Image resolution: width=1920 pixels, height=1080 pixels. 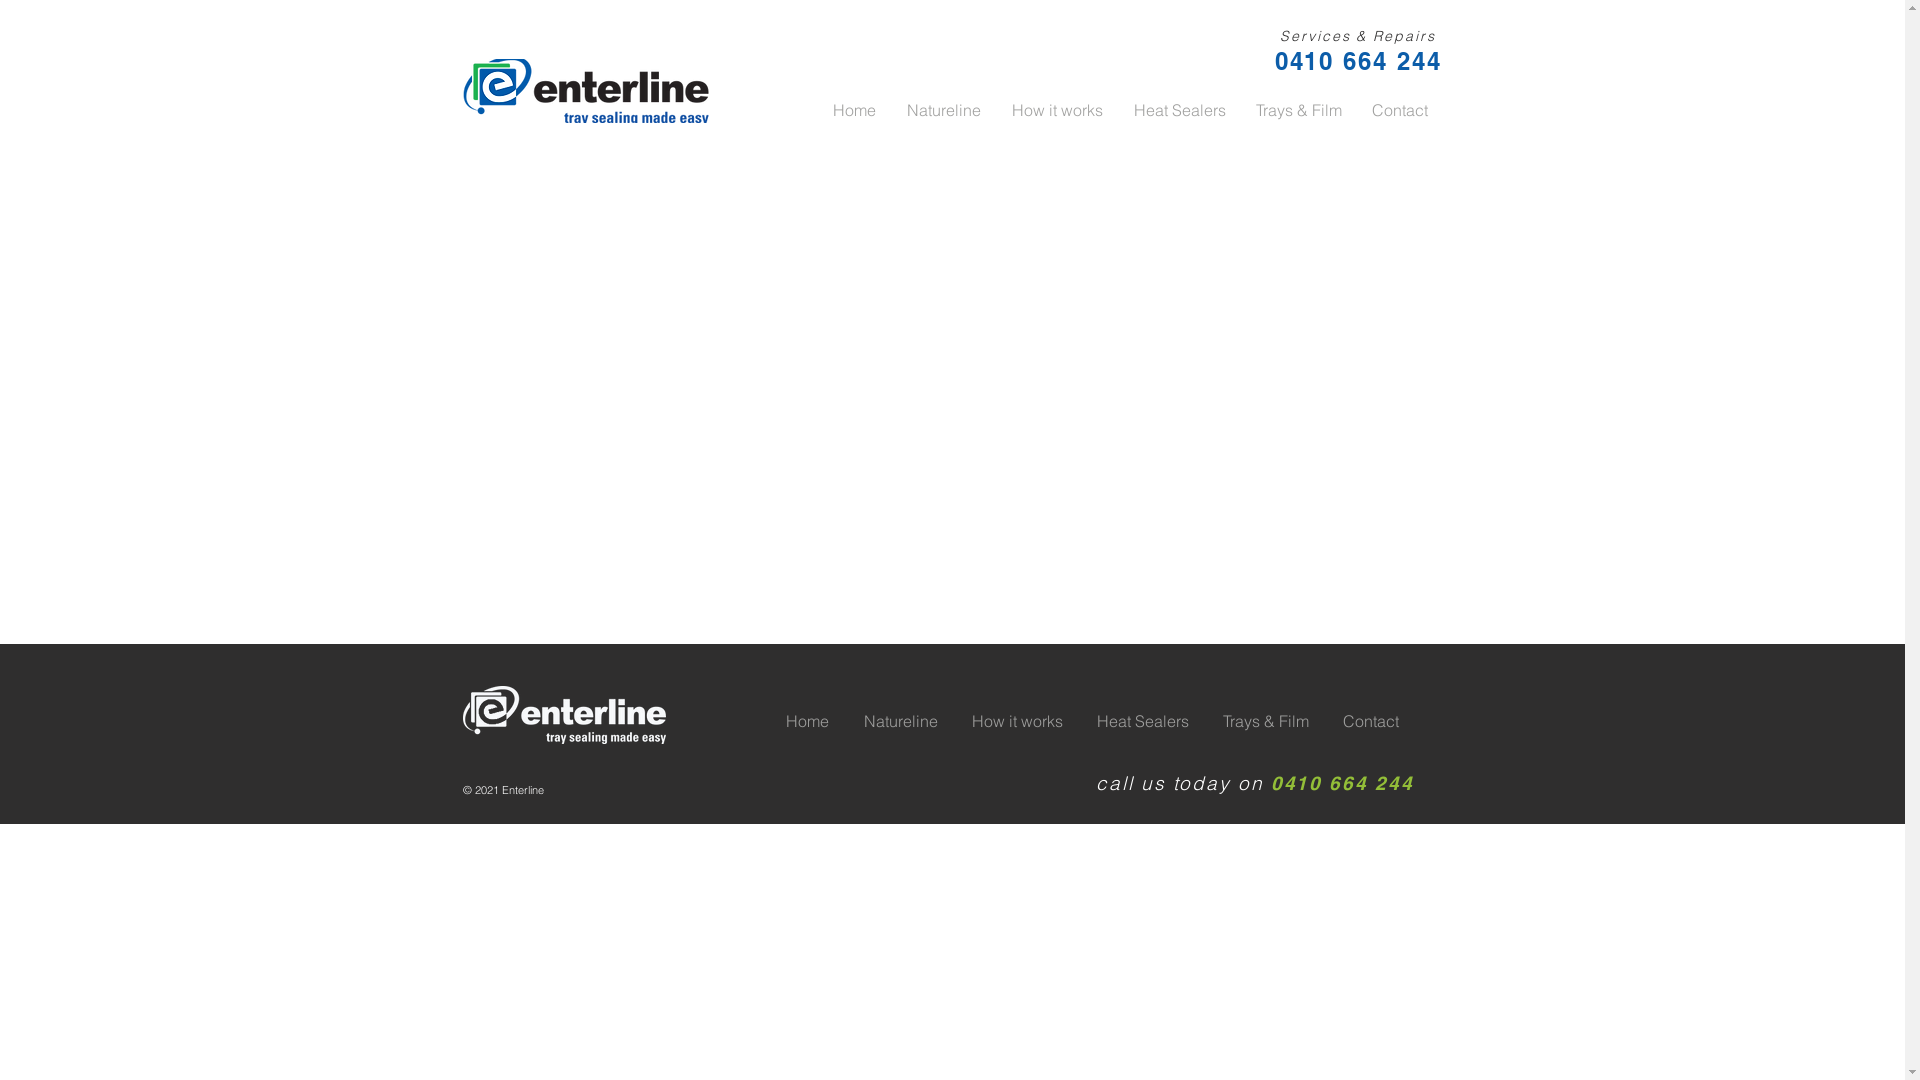 I want to click on 'Home', so click(x=853, y=110).